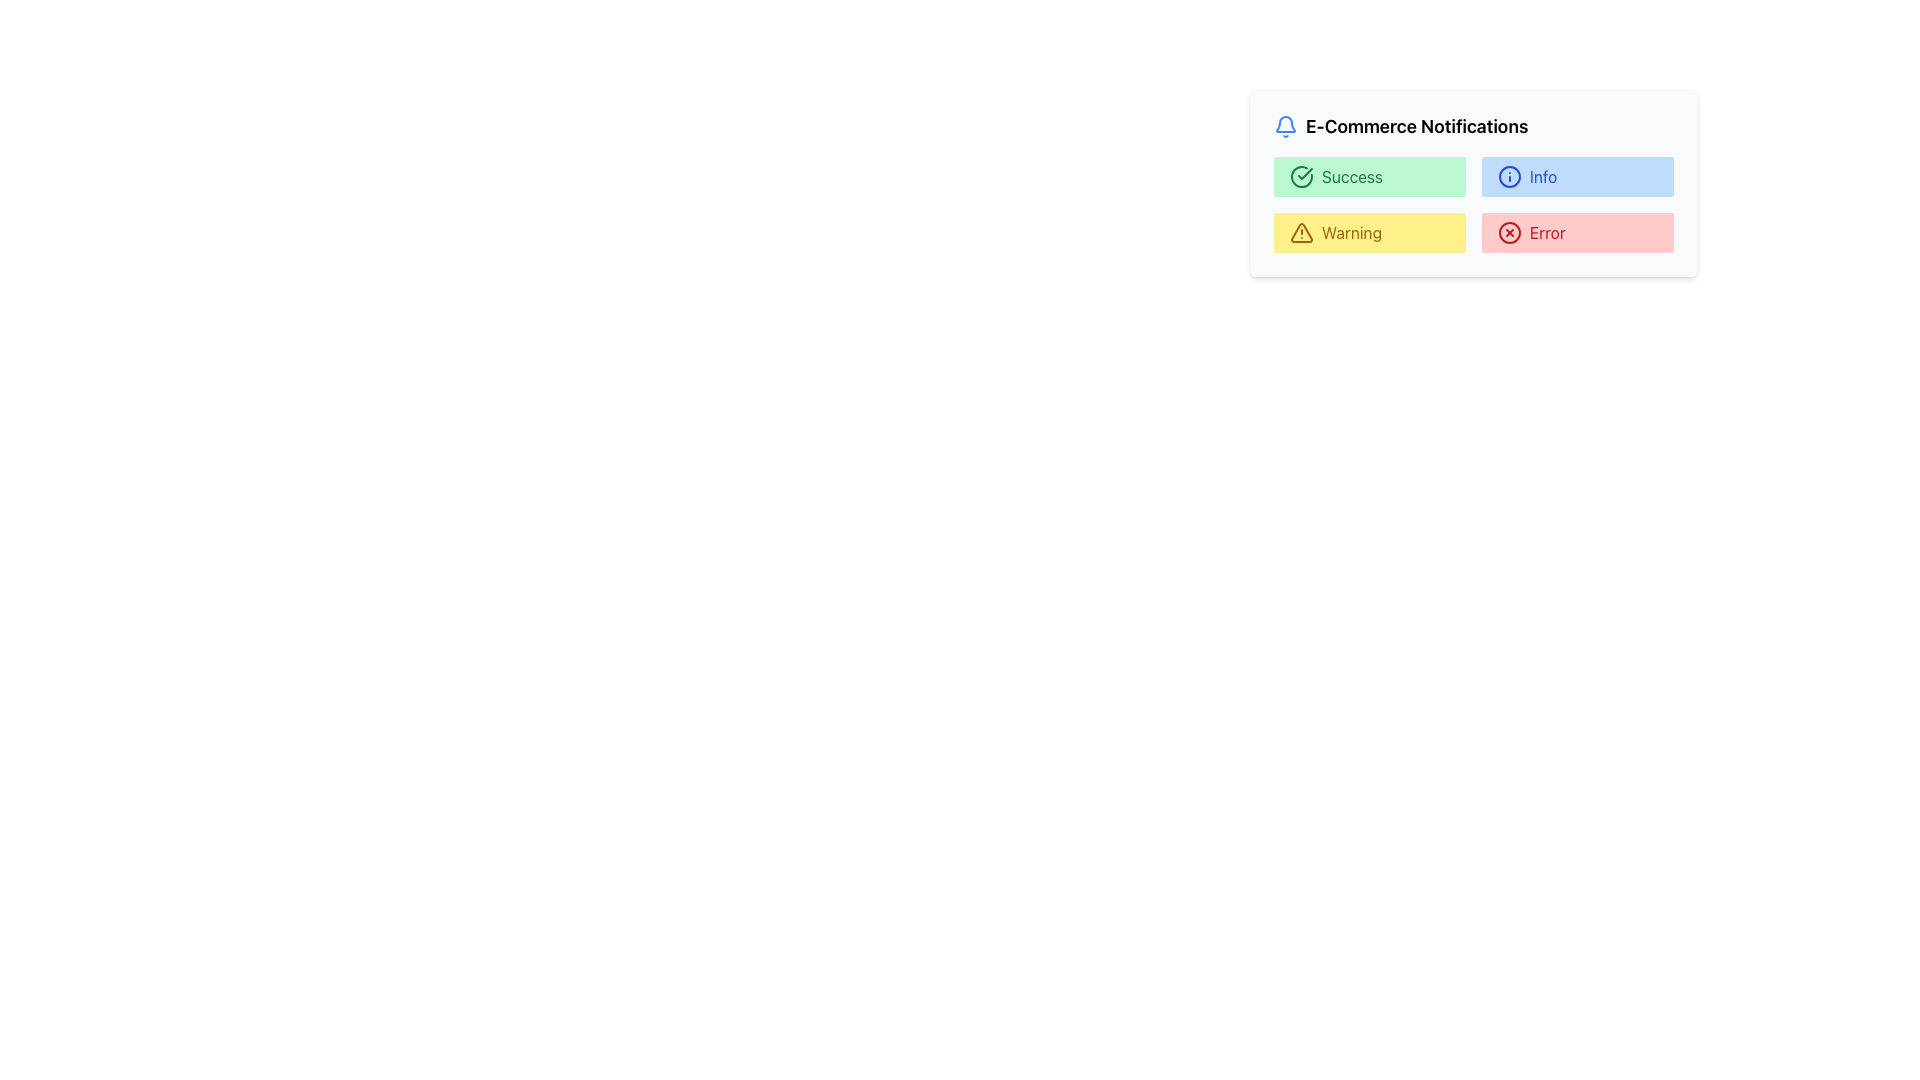  I want to click on the 'Warning' notification button with a yellow background, so click(1368, 231).